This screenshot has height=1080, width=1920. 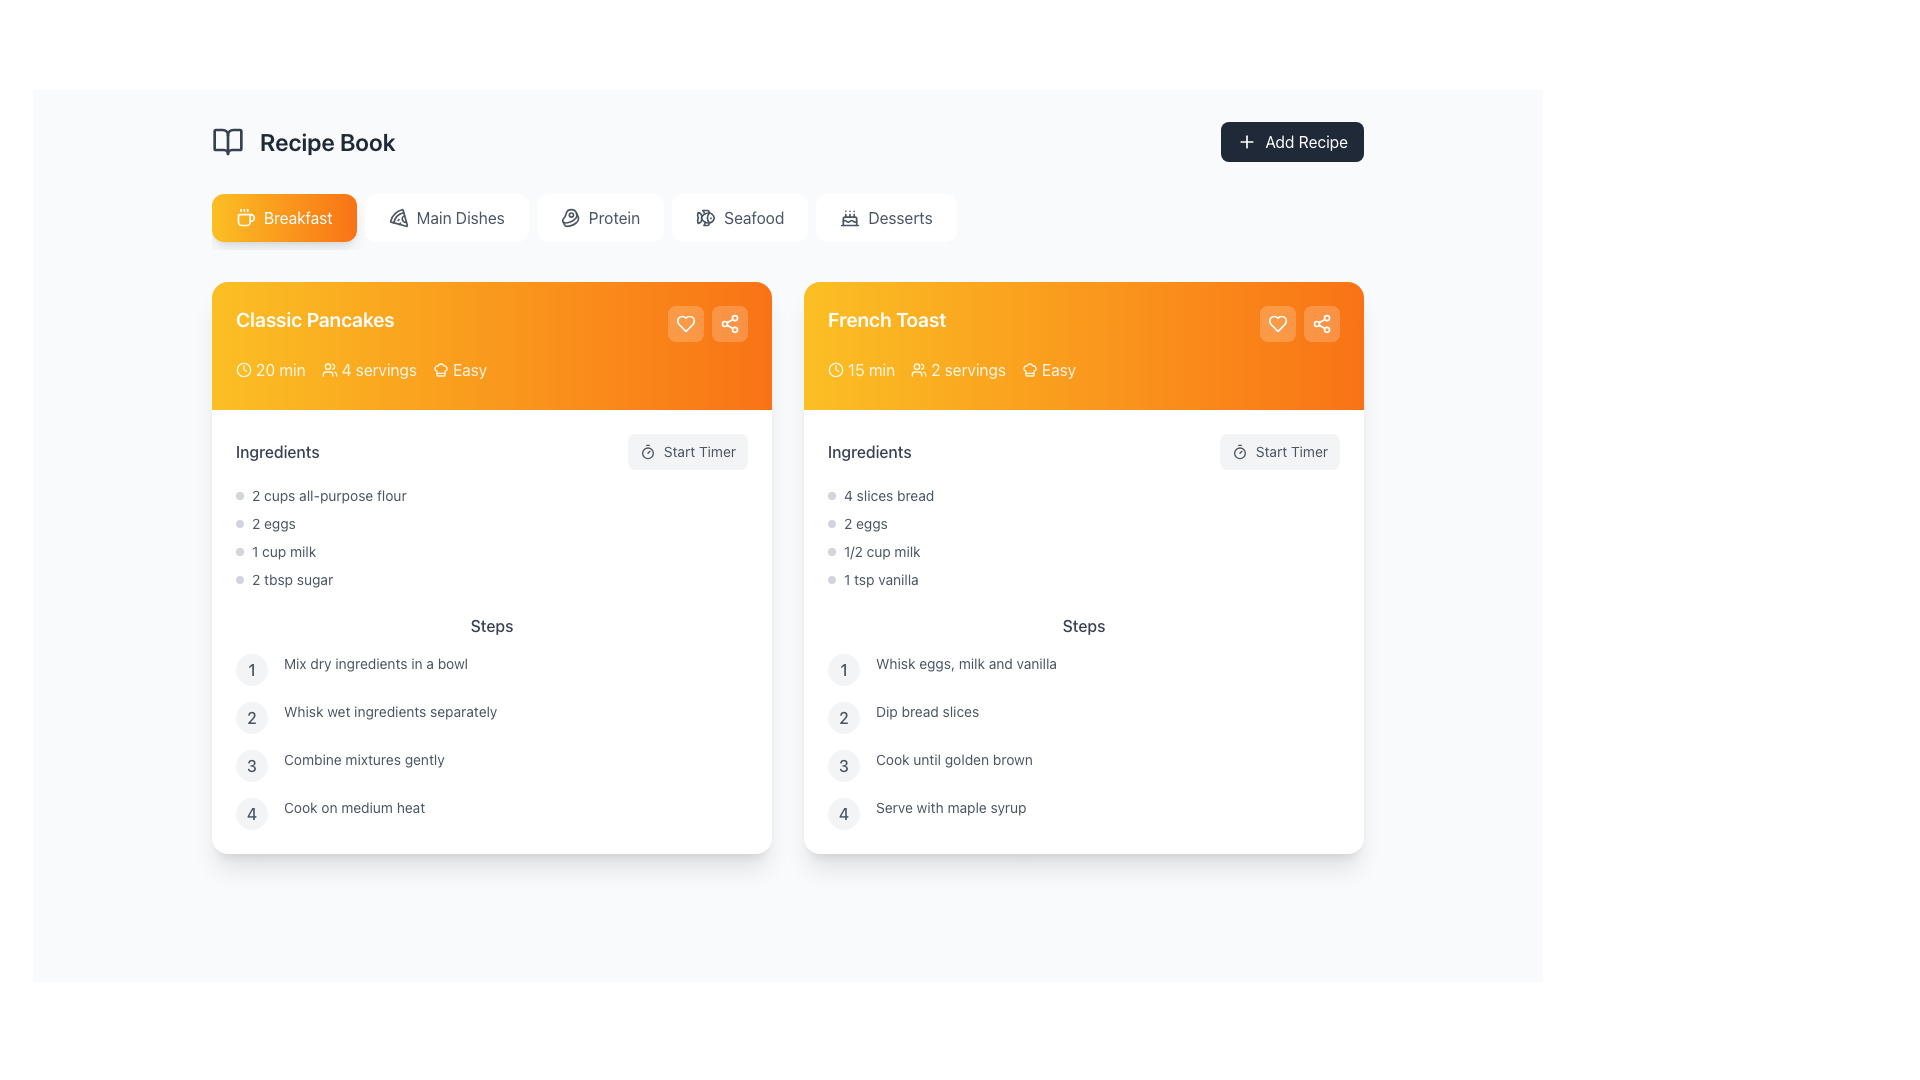 What do you see at coordinates (699, 451) in the screenshot?
I see `the 'Start Timer' text label, which is styled in a small-sized gray font and is positioned within the 'French Toast' recipe card, adjacent to the ingredients list` at bounding box center [699, 451].